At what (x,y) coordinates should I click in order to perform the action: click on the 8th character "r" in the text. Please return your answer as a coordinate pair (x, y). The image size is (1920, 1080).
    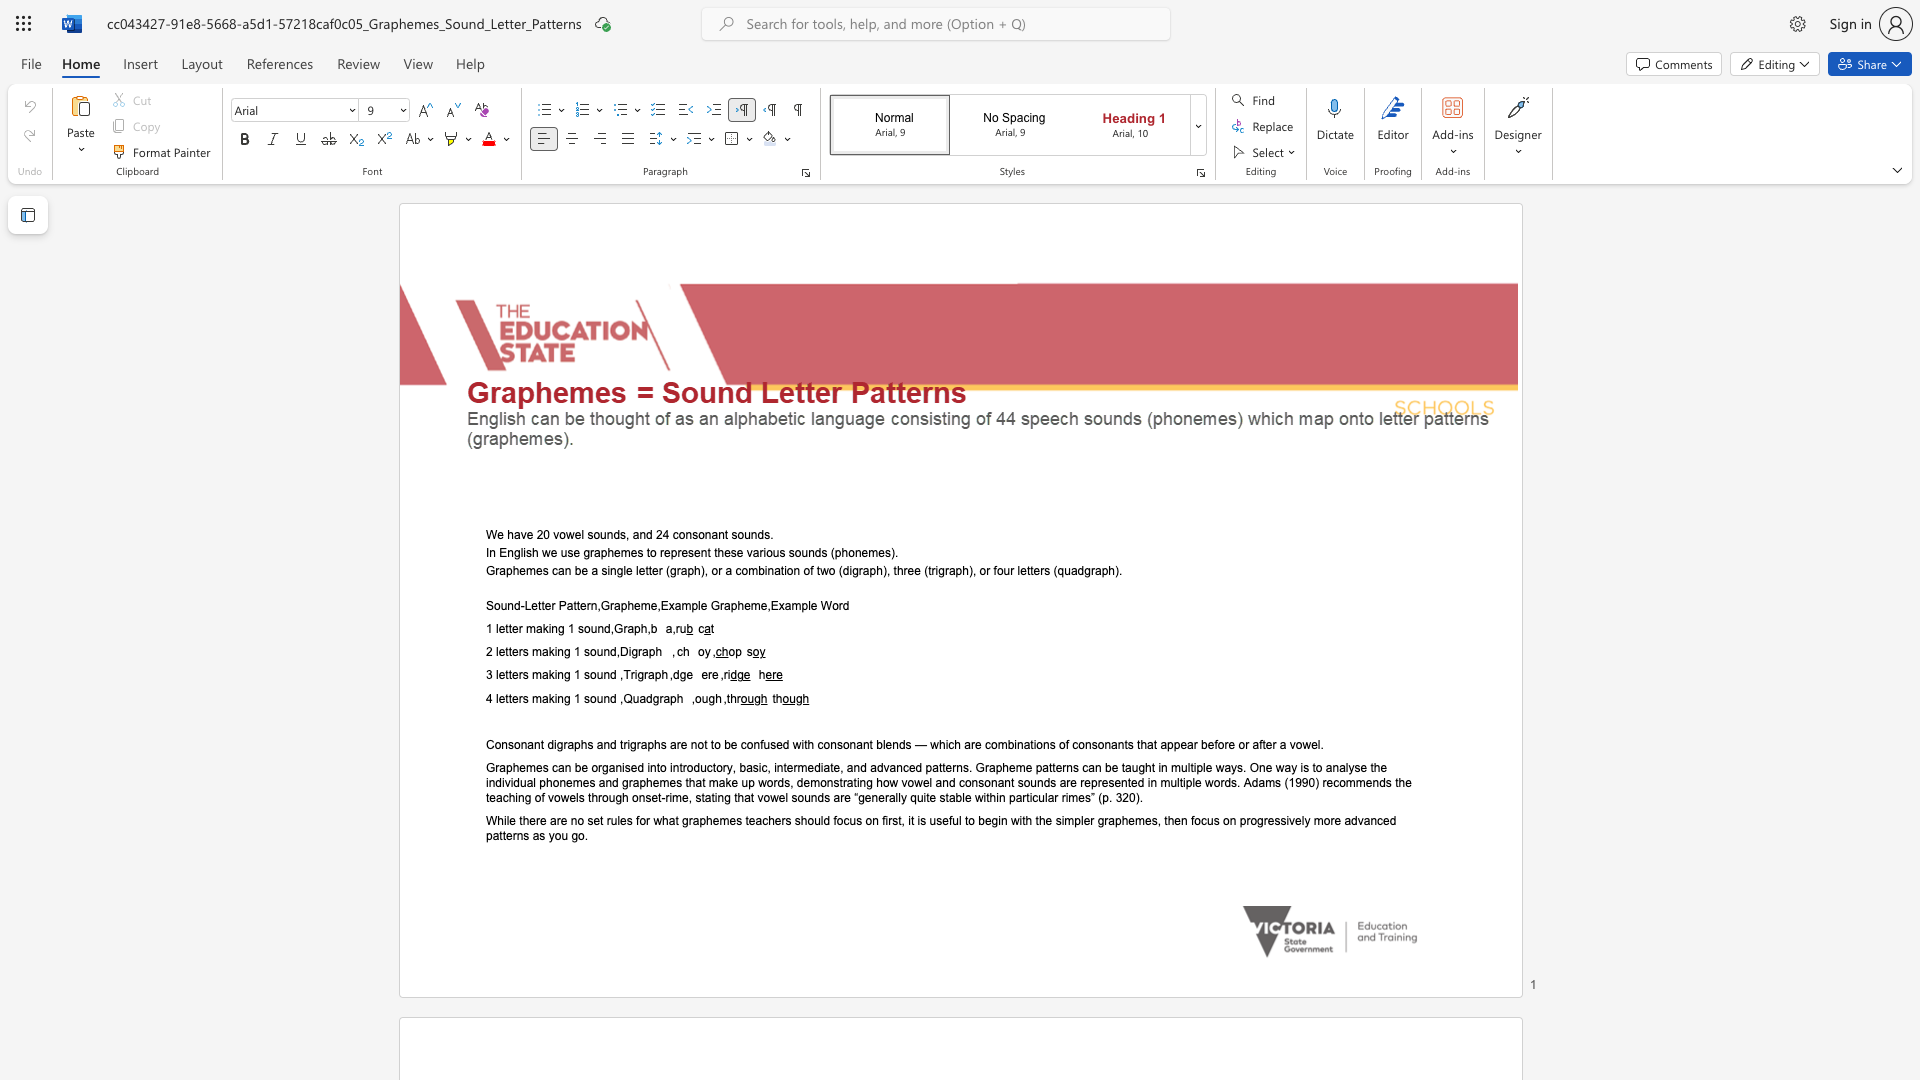
    Looking at the image, I should click on (1246, 744).